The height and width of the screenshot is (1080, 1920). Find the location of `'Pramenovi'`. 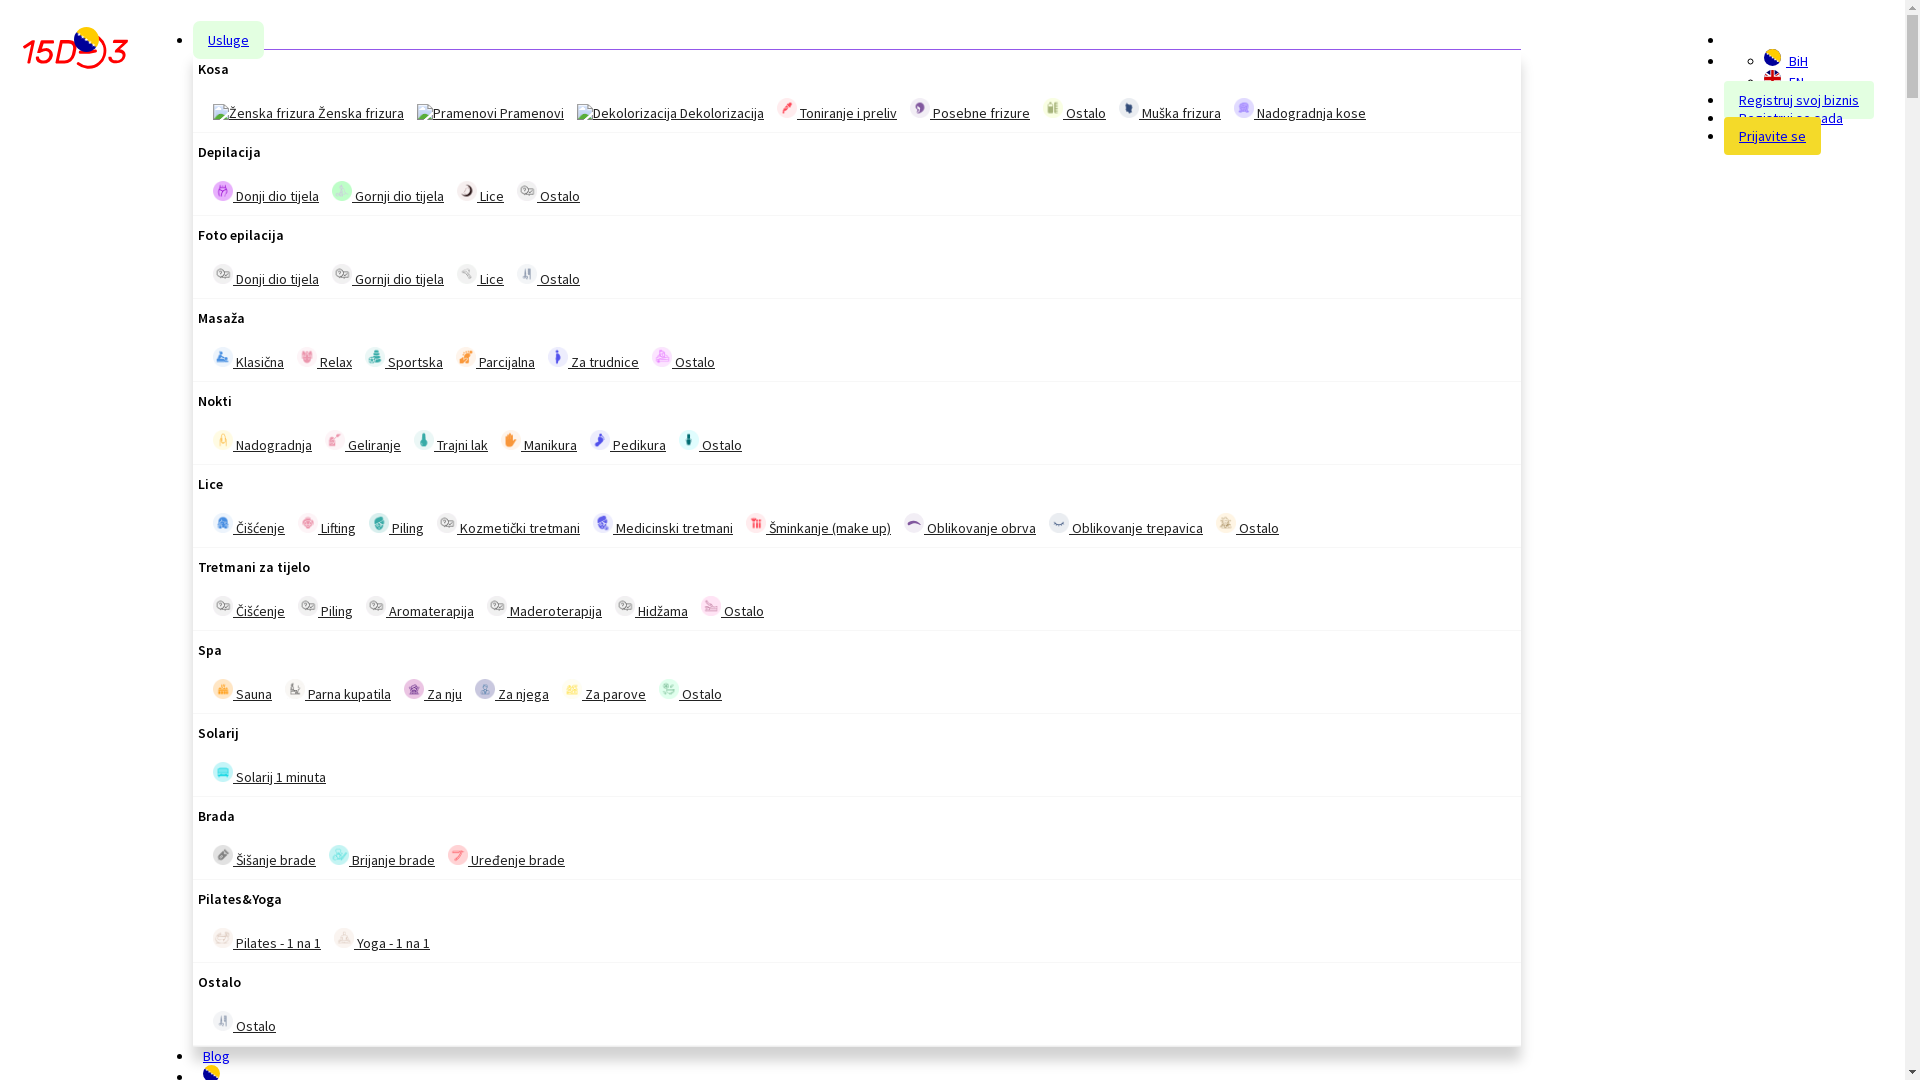

'Pramenovi' is located at coordinates (490, 112).